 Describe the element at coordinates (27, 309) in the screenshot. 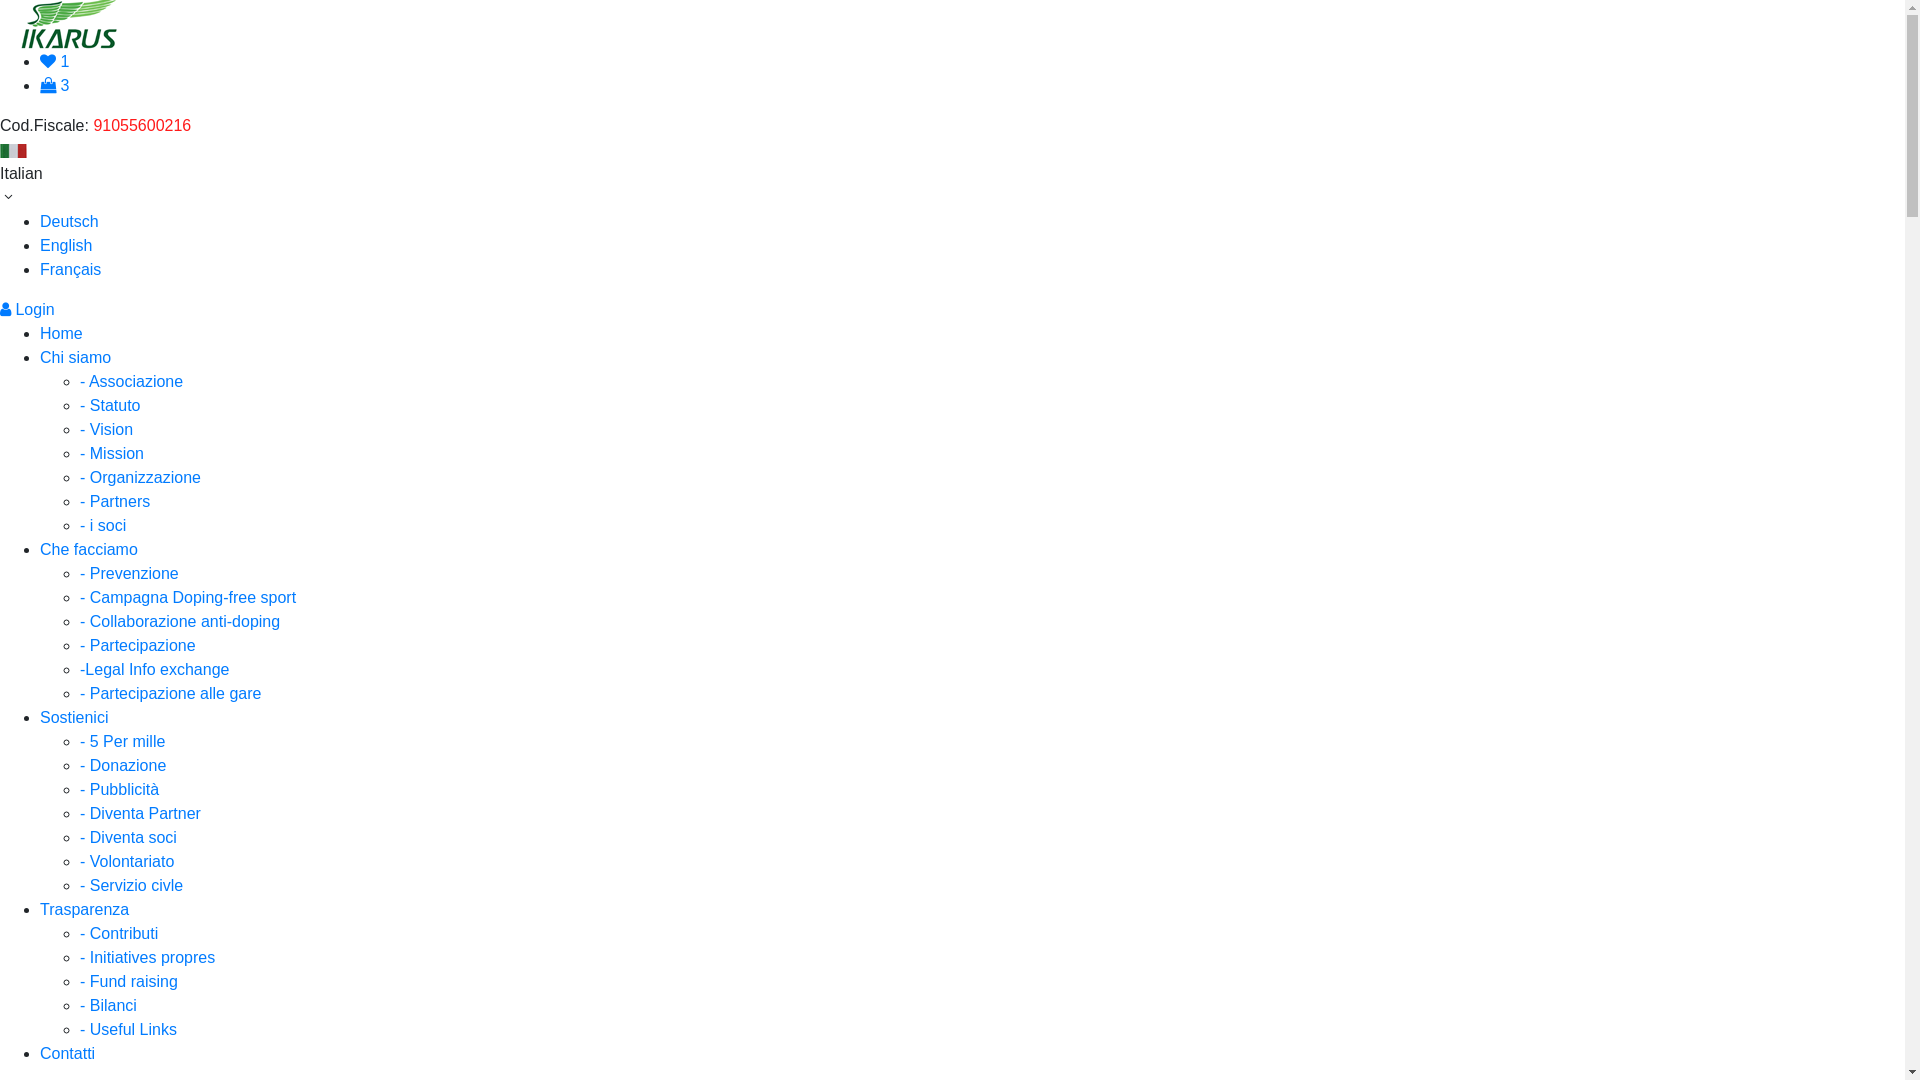

I see `'Login'` at that location.